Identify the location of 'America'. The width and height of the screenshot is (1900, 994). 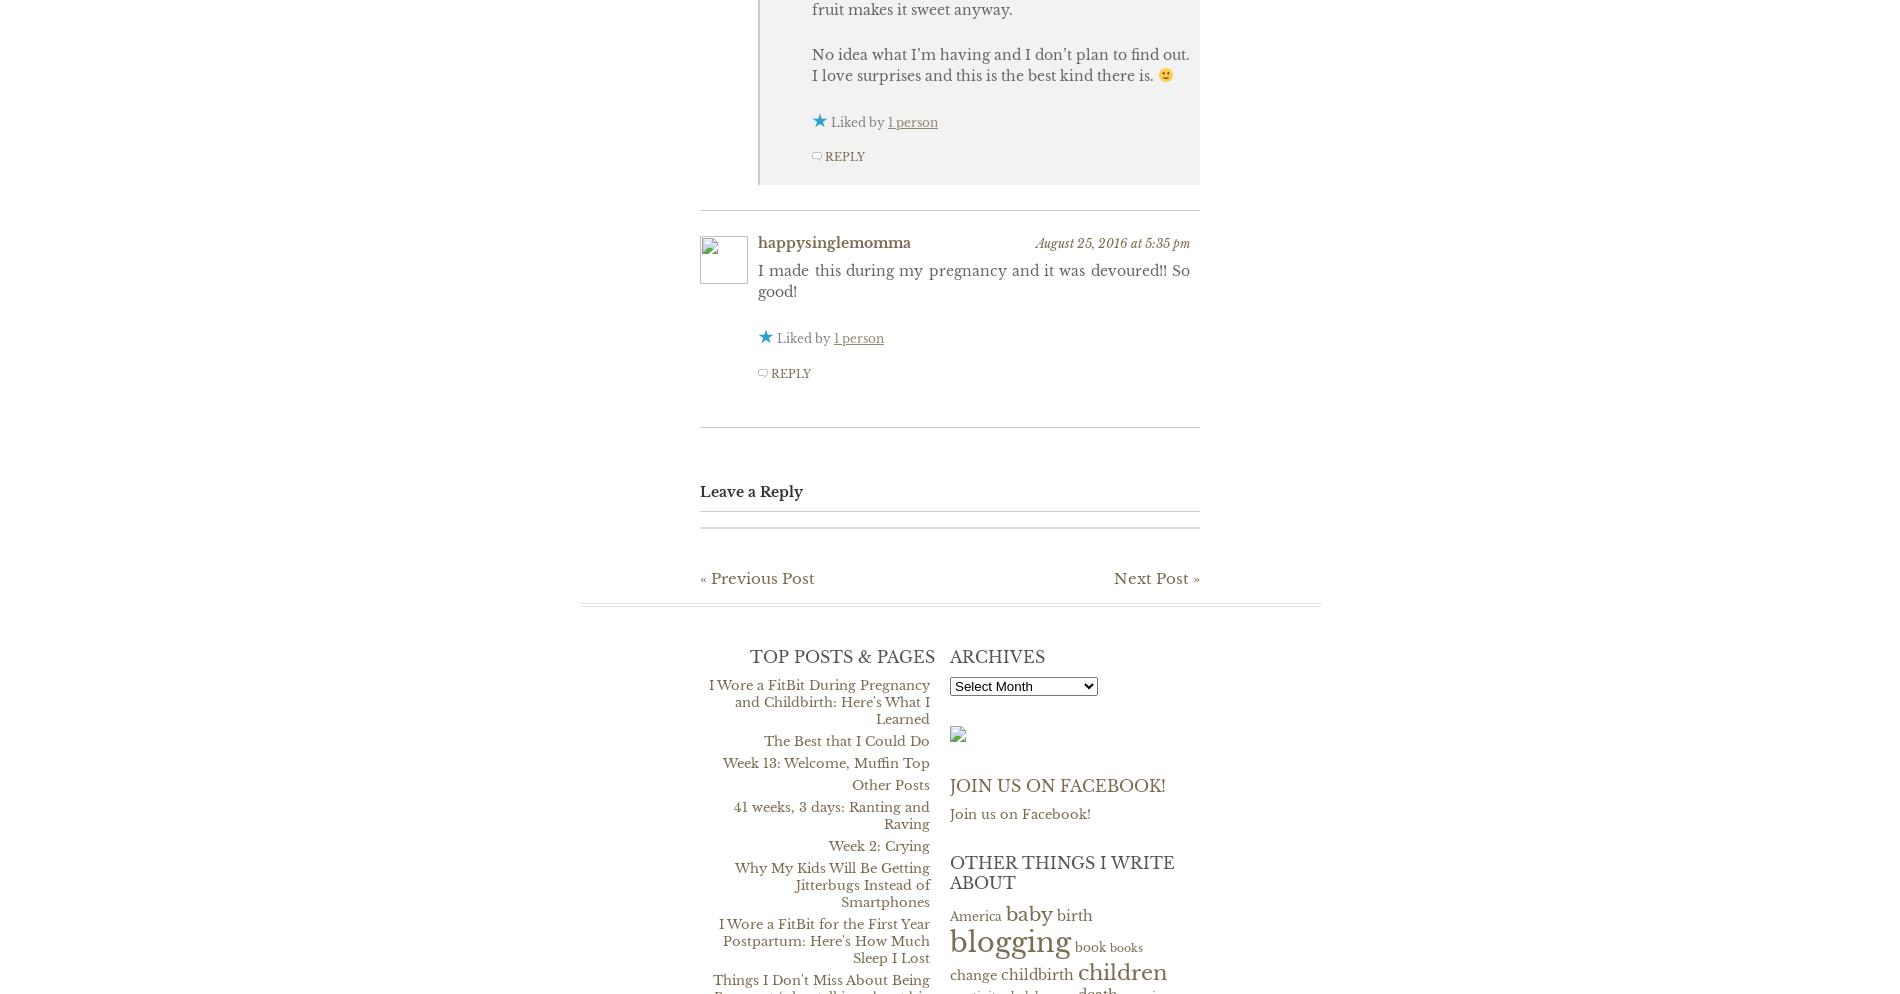
(976, 914).